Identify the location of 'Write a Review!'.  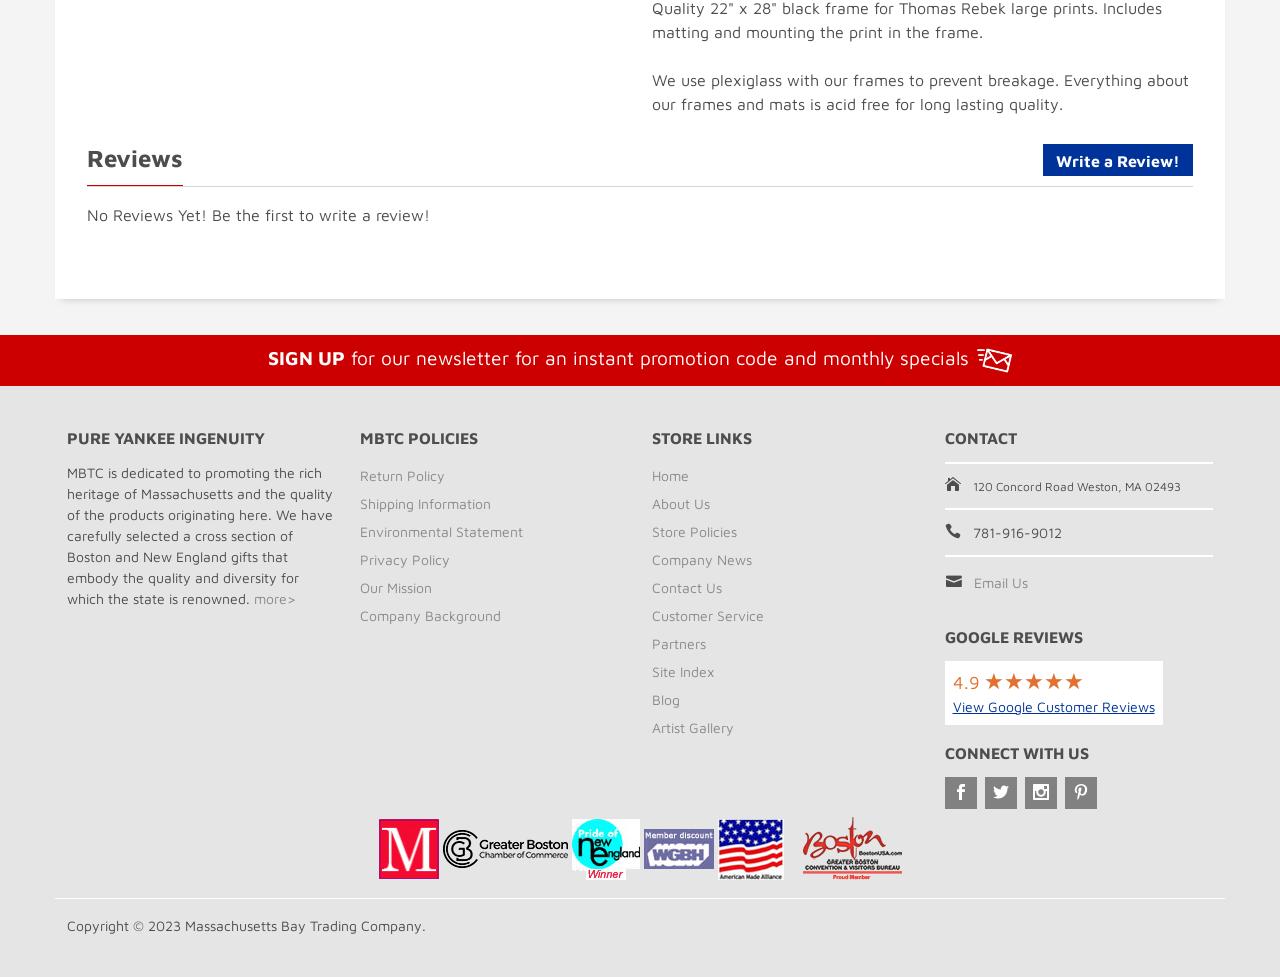
(1055, 160).